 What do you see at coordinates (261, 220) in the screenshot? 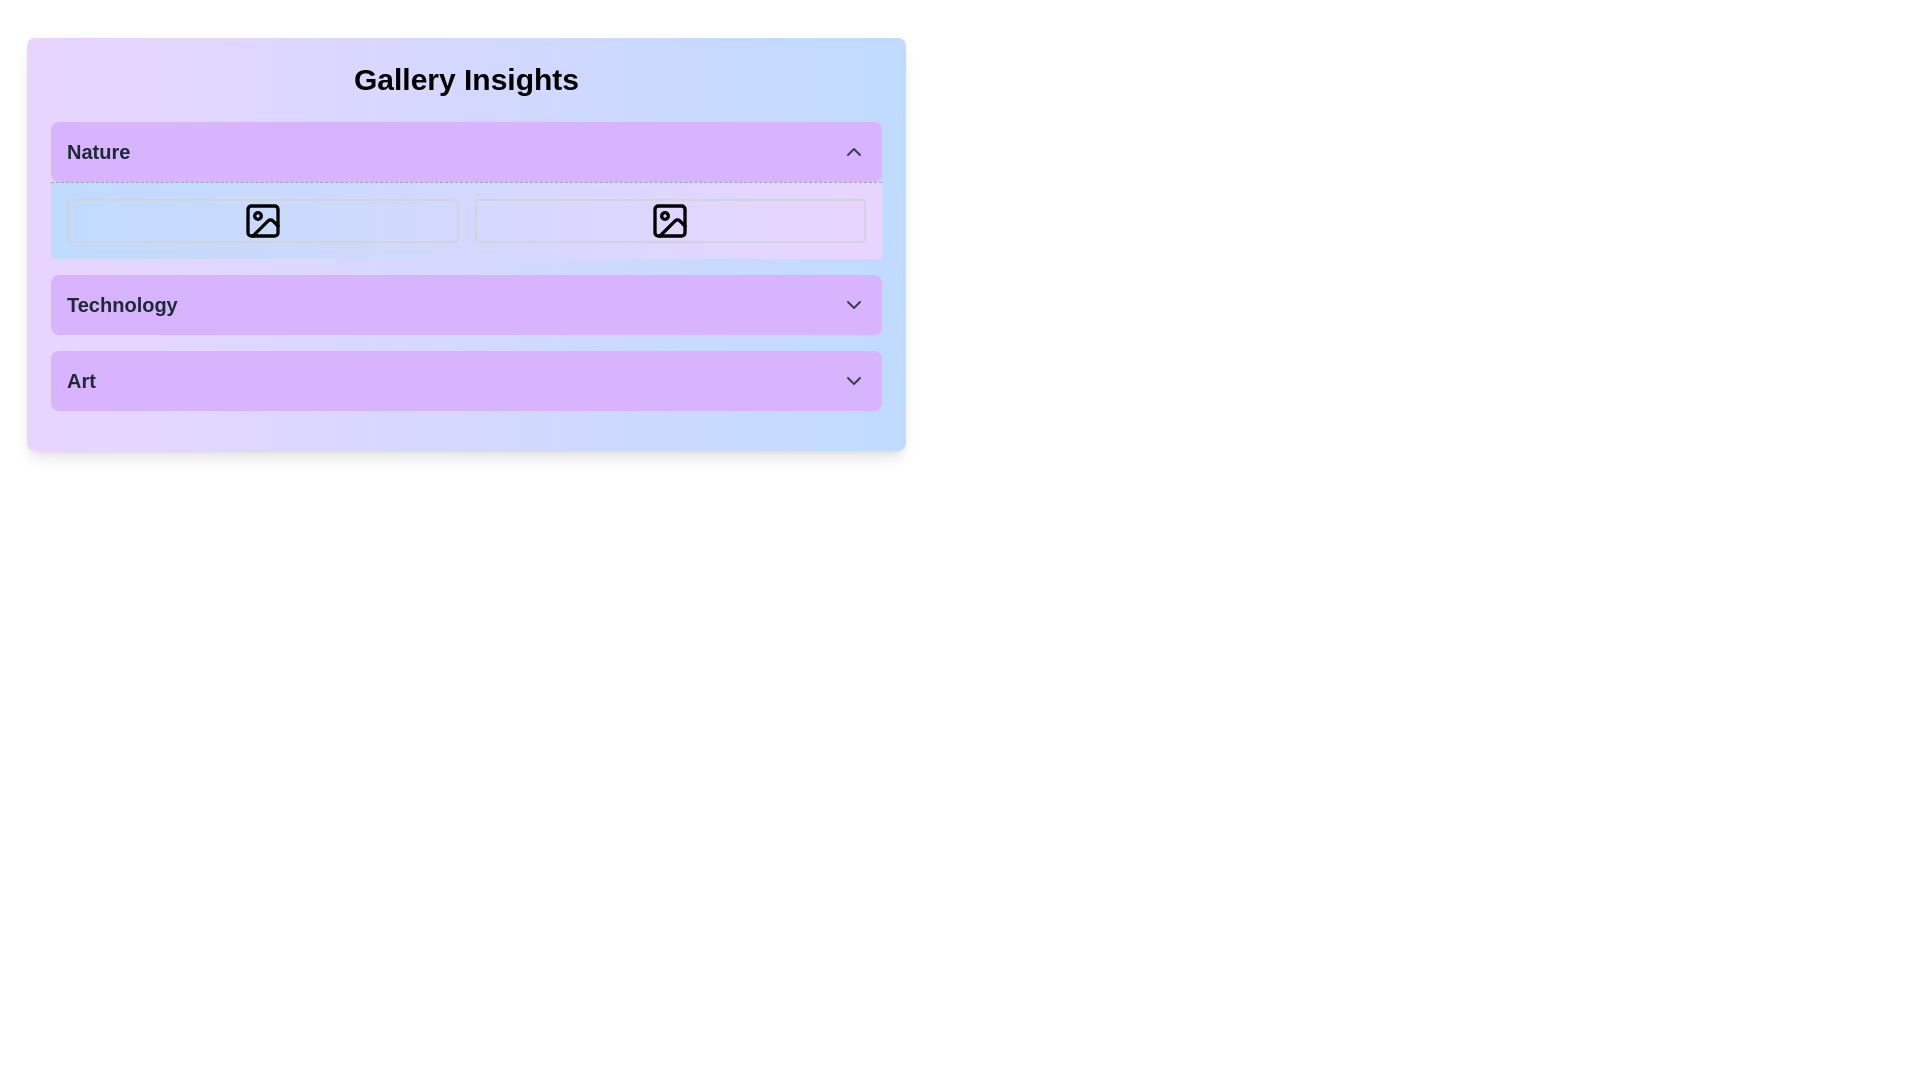
I see `the icon representing an image or gallery item located in the 'Nature' row of the 'Gallery Insights' panel` at bounding box center [261, 220].